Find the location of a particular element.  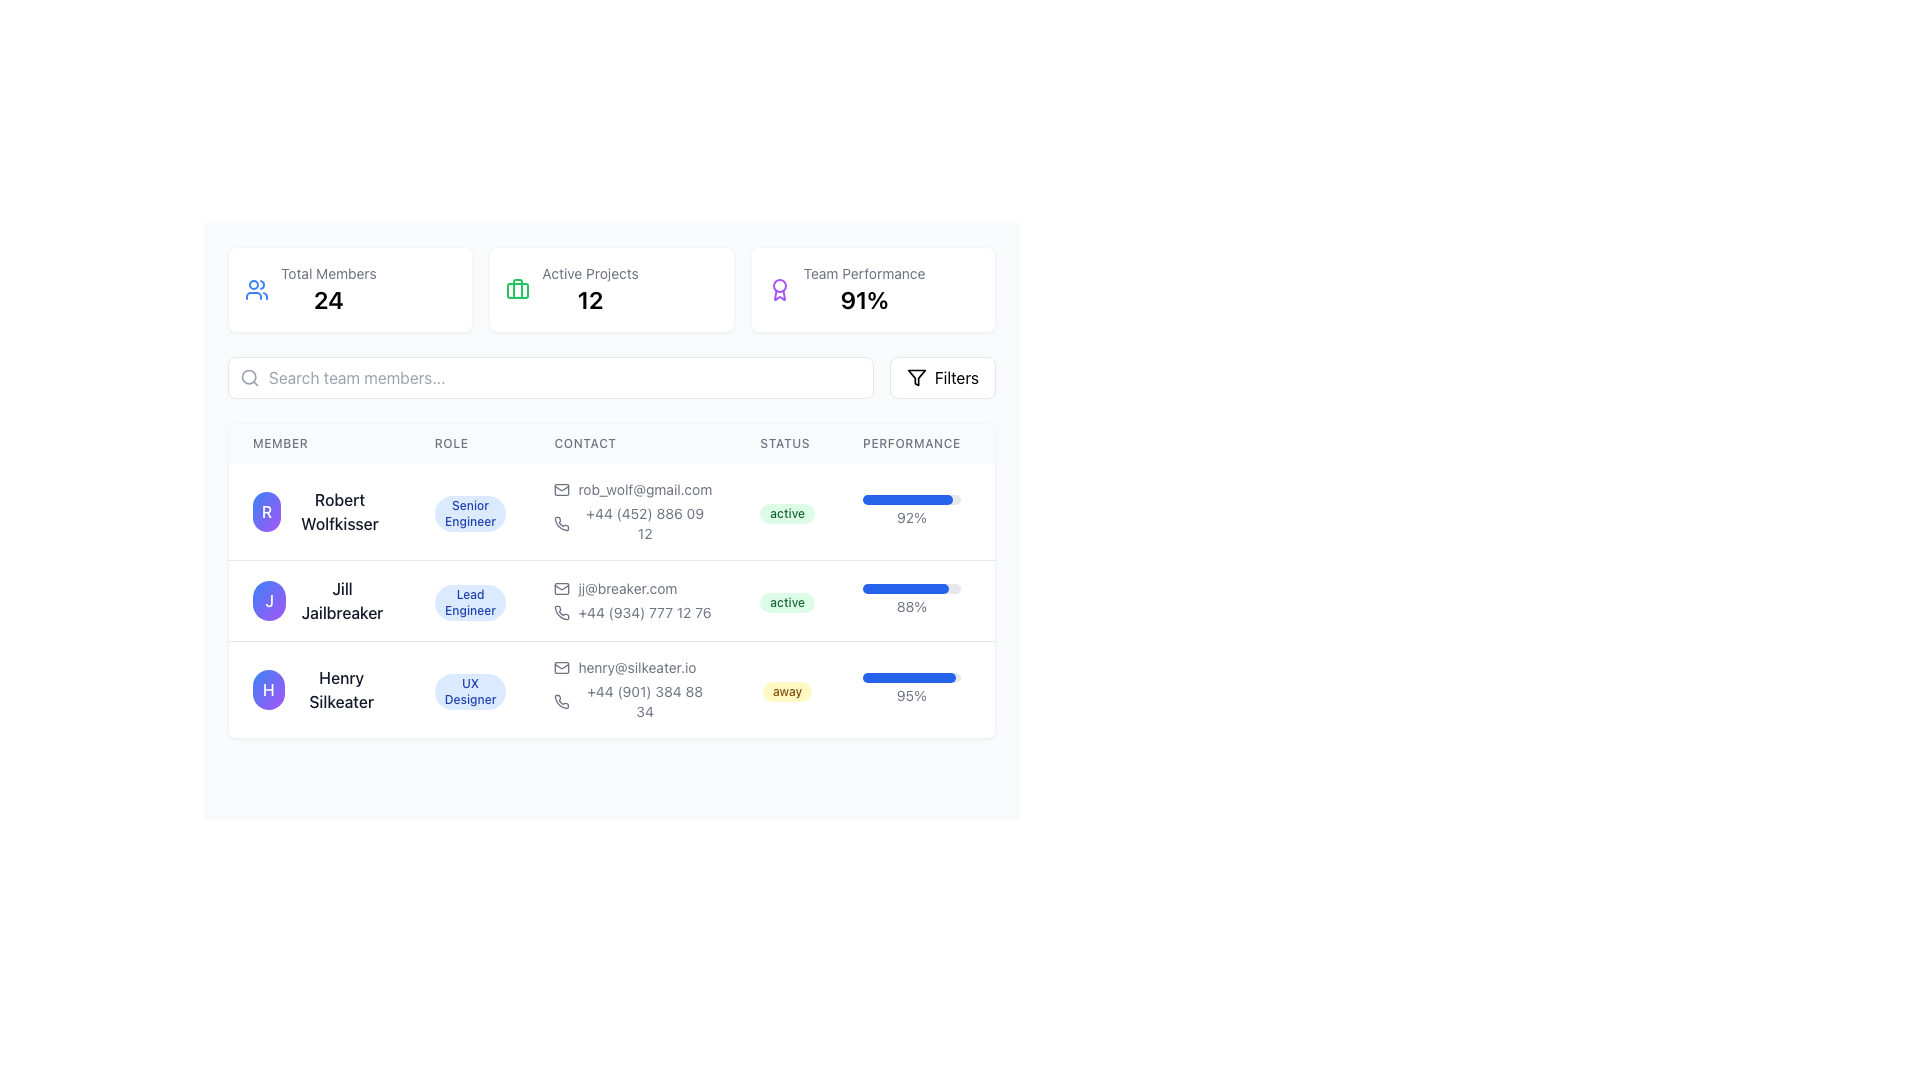

the designation label indicating the job role of 'Robert Wolfkisser' in the 'ROLE' column of the table is located at coordinates (469, 511).